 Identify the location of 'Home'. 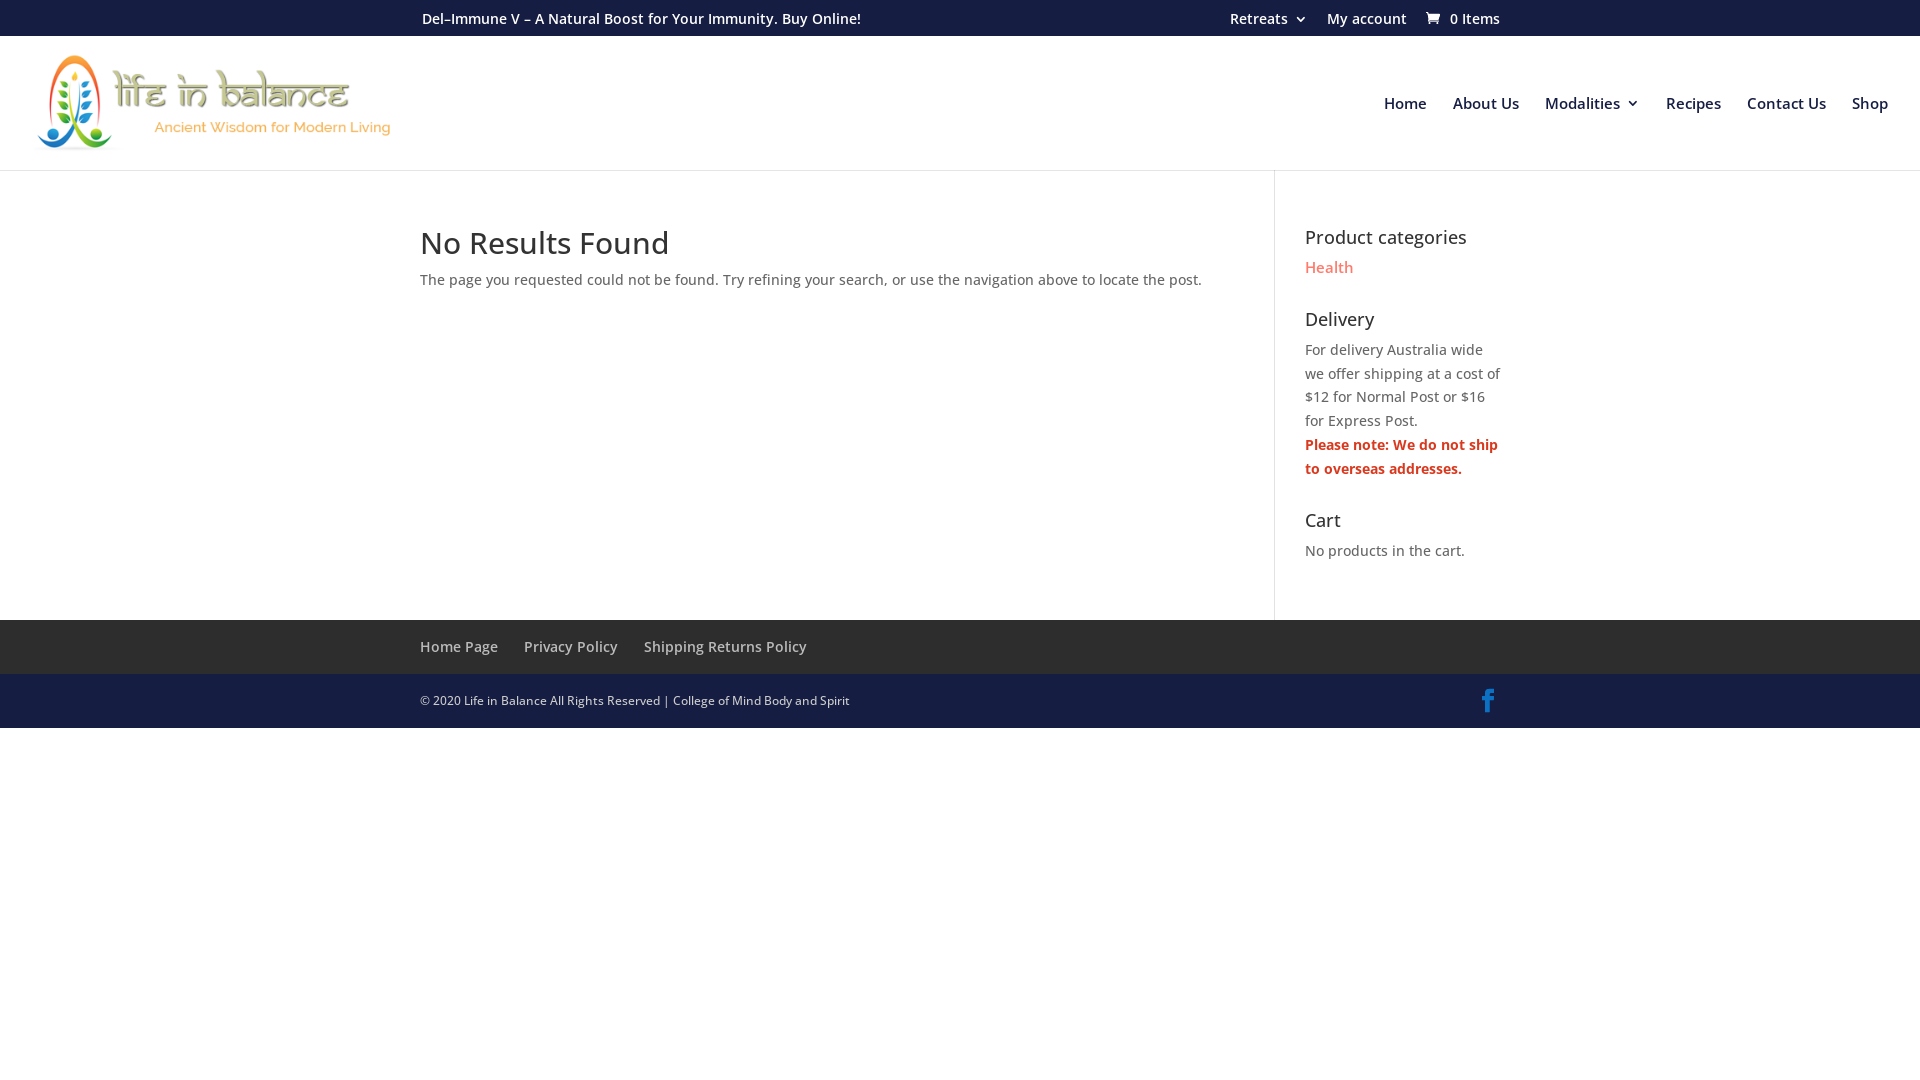
(1404, 132).